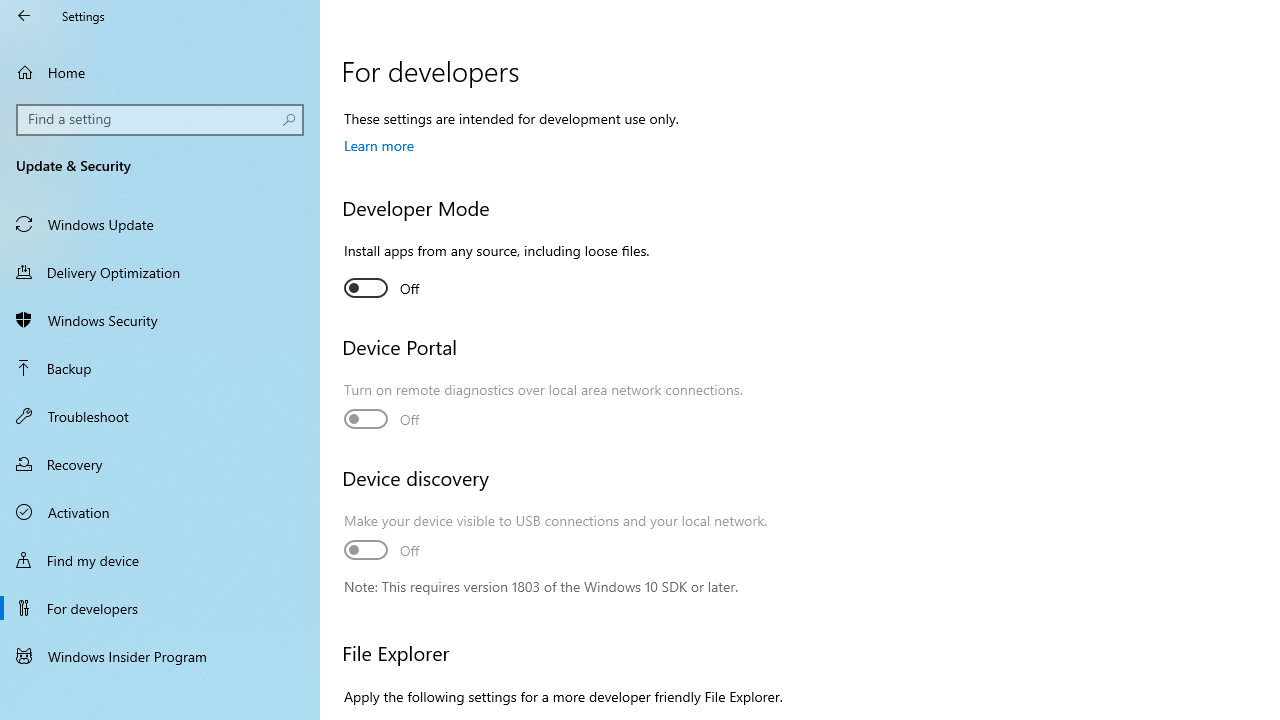  I want to click on 'For developers', so click(160, 607).